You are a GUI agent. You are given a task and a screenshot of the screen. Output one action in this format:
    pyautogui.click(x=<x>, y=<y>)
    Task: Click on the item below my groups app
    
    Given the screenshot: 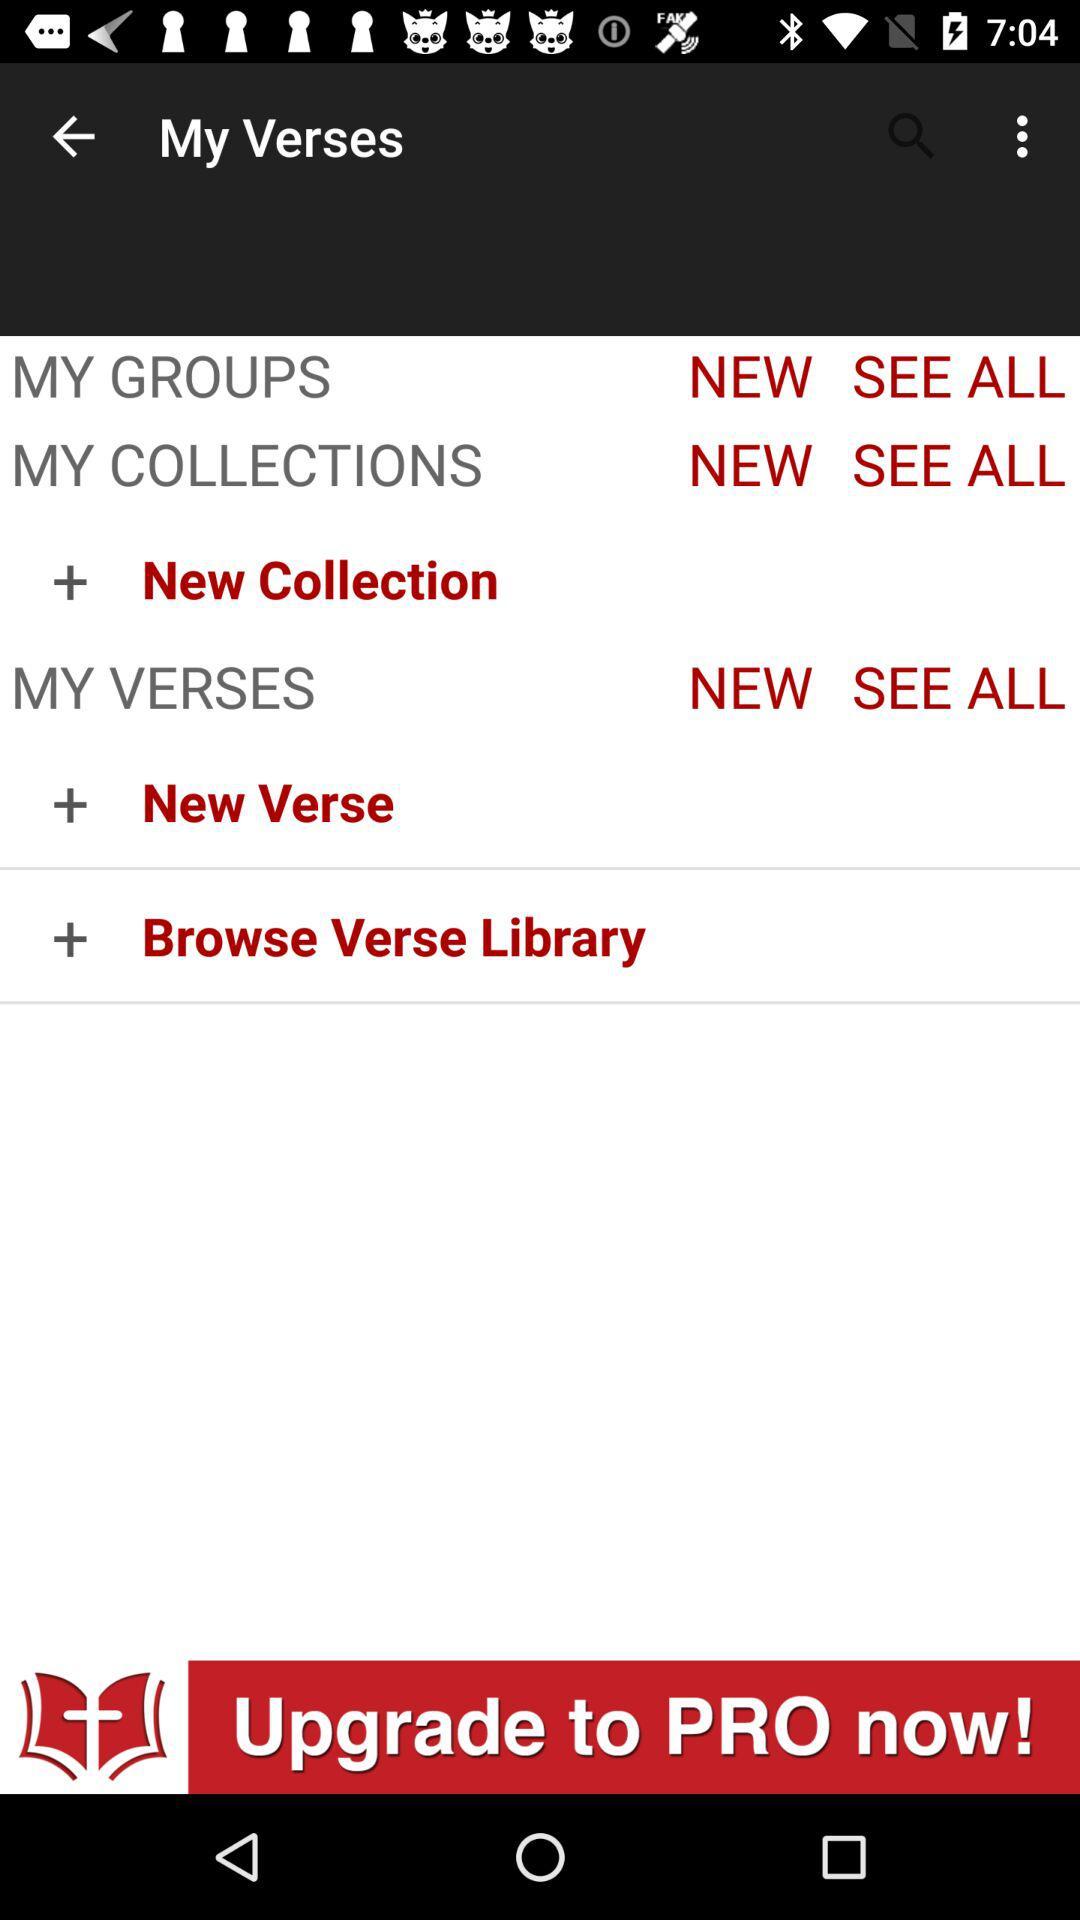 What is the action you would take?
    pyautogui.click(x=330, y=466)
    